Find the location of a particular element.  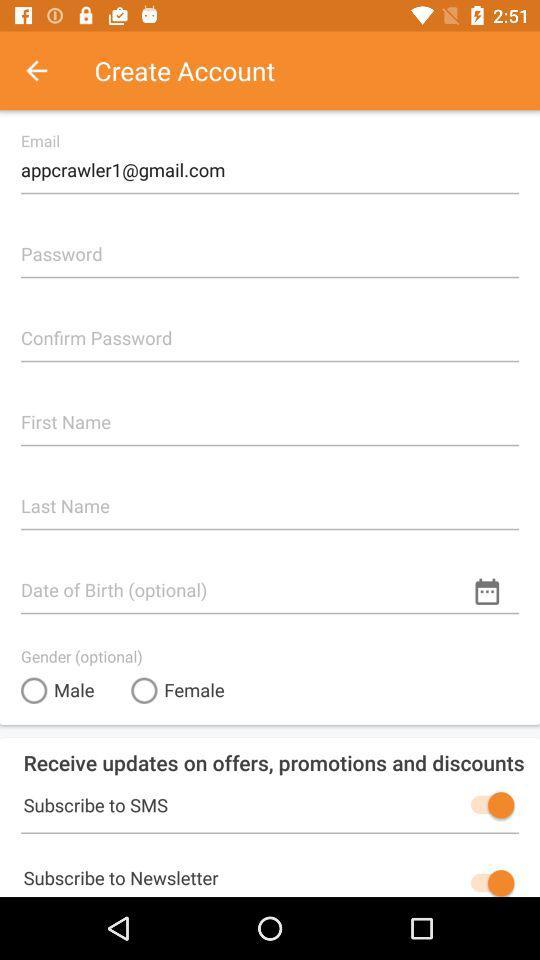

icon to the left of the create account item is located at coordinates (47, 70).